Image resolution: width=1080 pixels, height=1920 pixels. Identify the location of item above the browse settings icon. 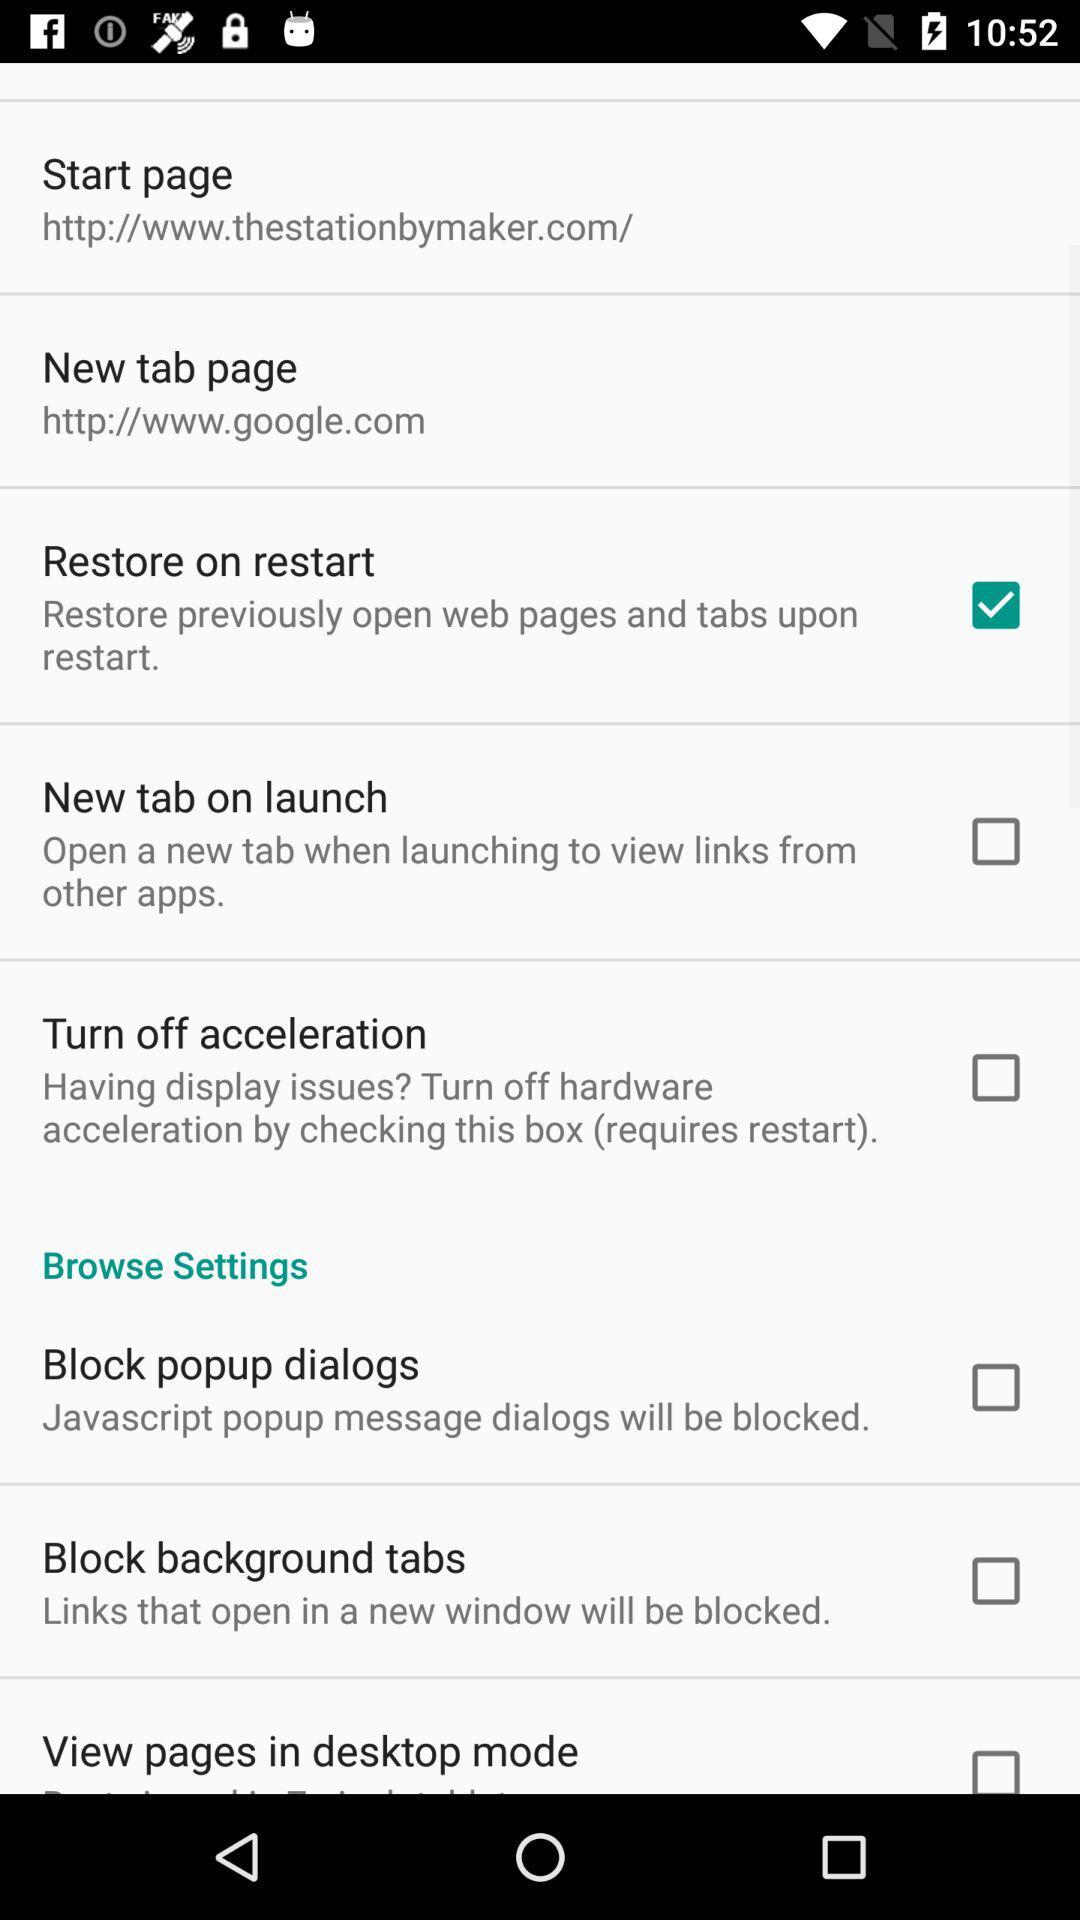
(477, 1105).